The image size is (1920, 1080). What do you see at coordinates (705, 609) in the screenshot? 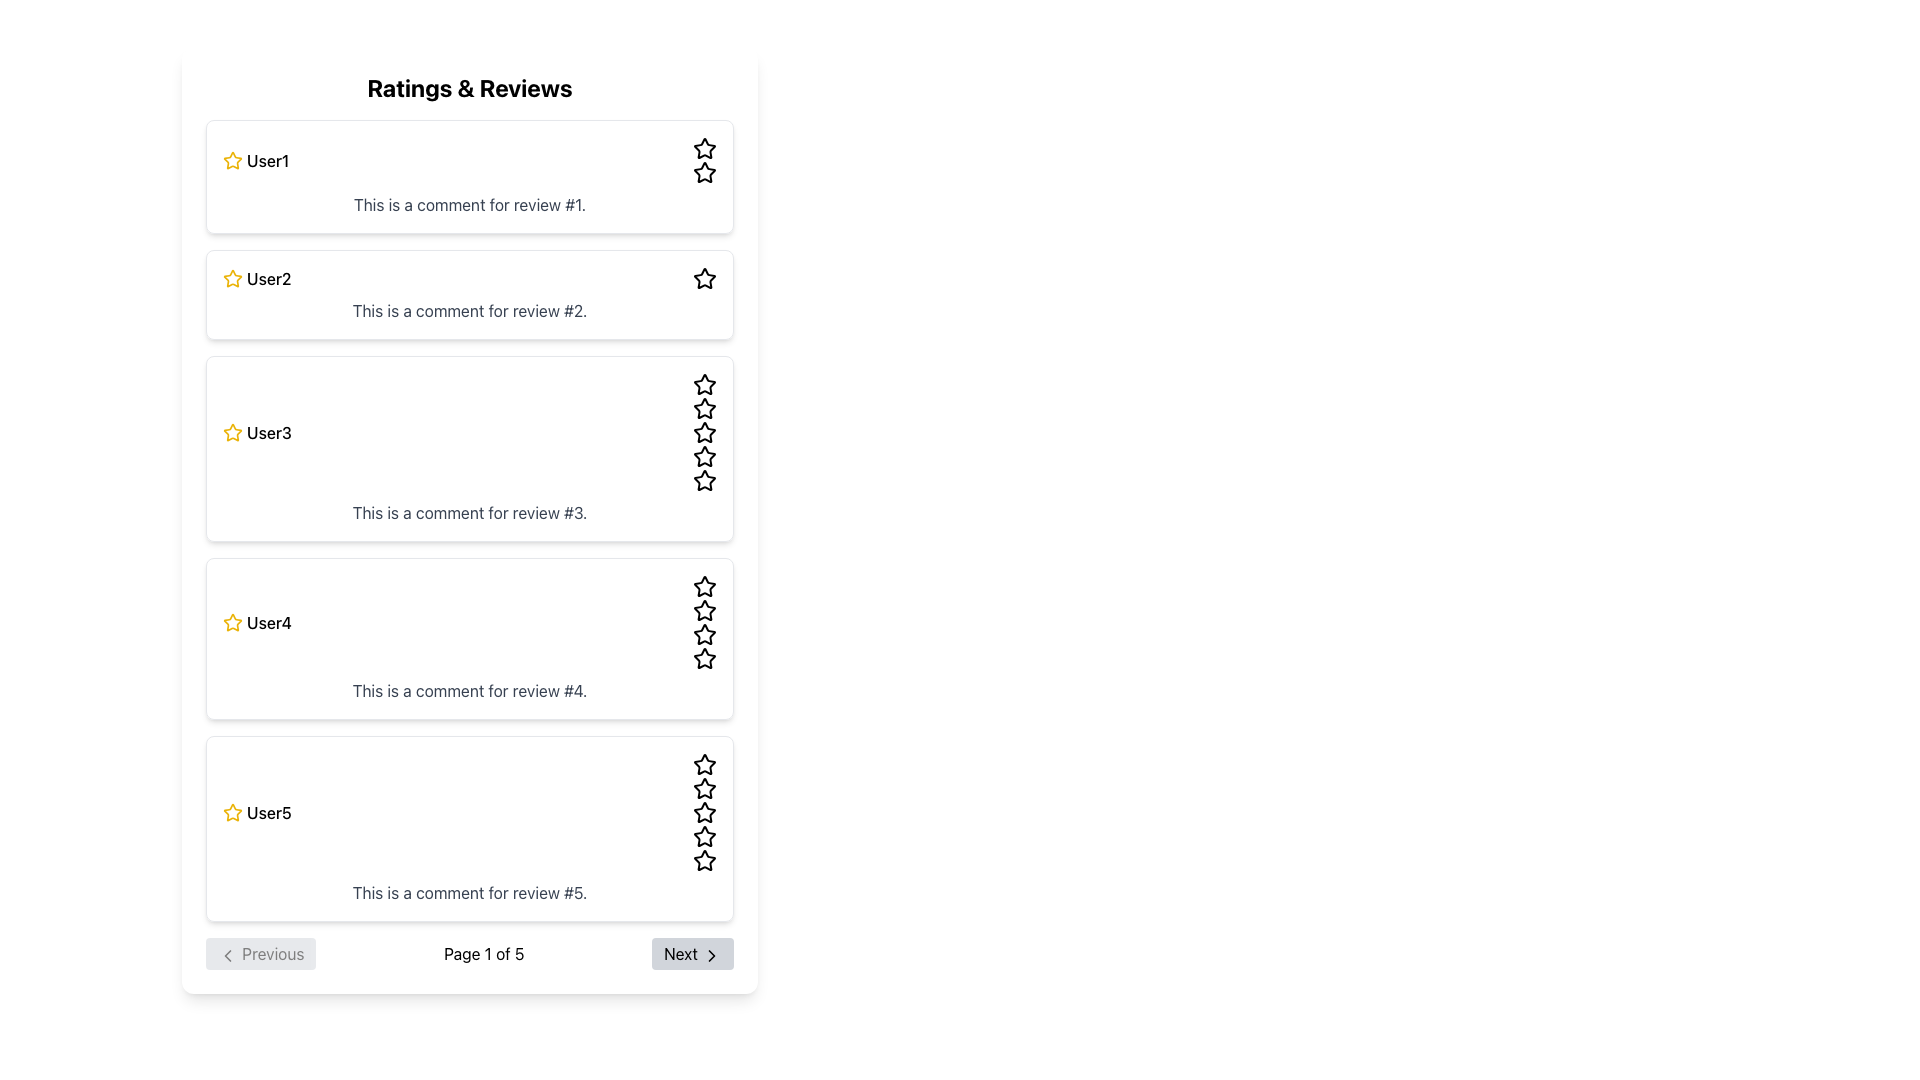
I see `the third interactive rating star for the fourth review item ('User4')` at bounding box center [705, 609].